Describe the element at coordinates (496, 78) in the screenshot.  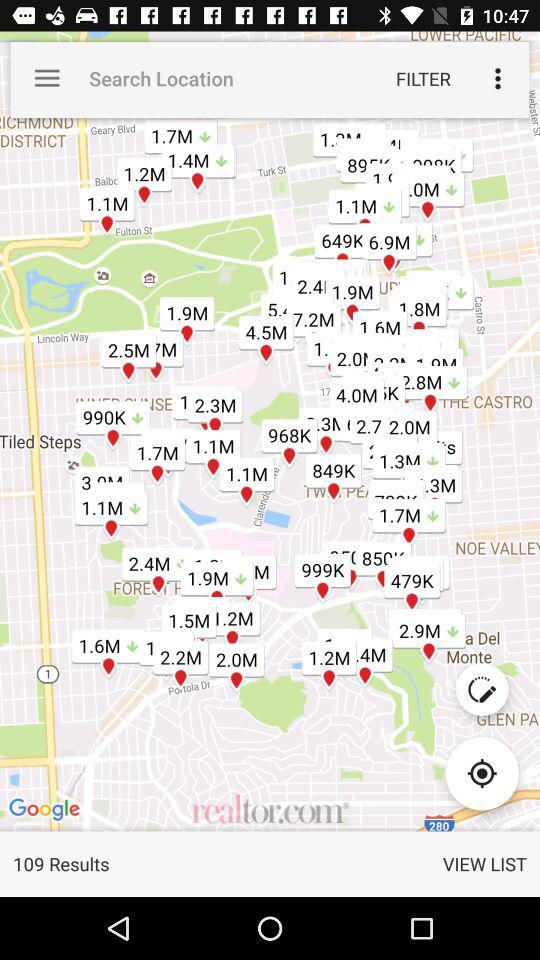
I see `icon to the right of filter icon` at that location.